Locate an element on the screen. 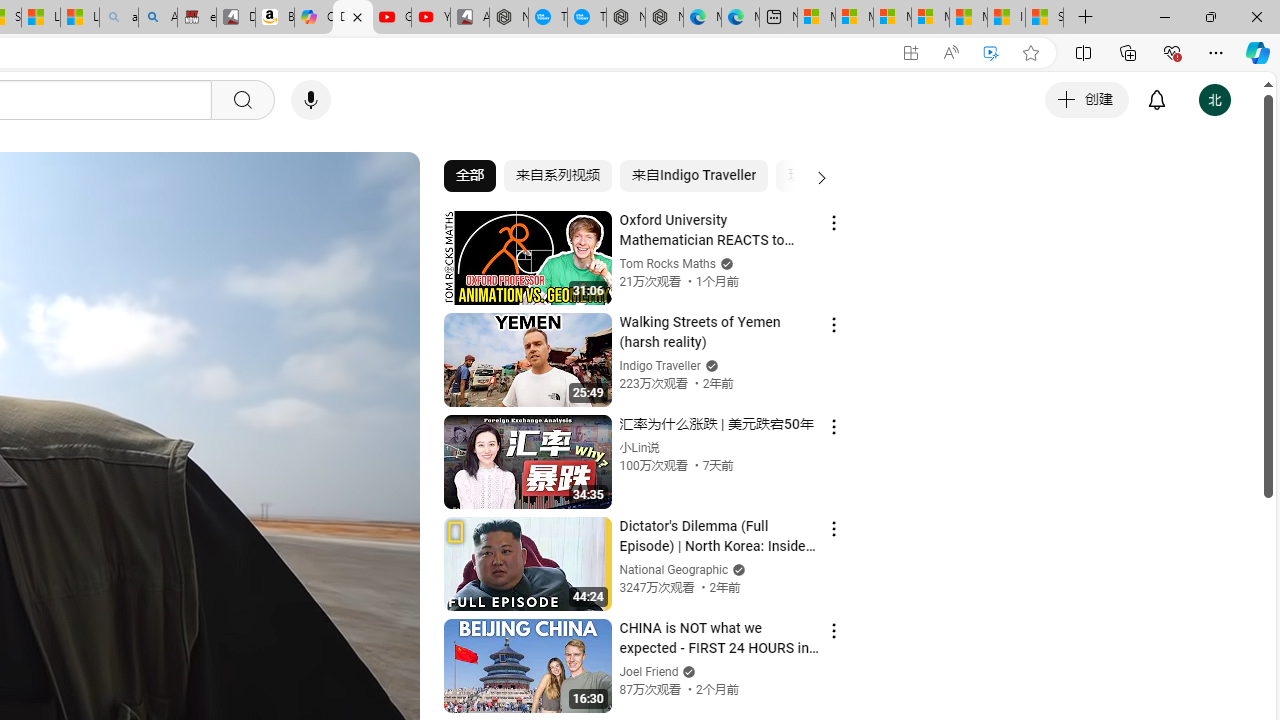  'Day 1: Arriving in Yemen (surreal to be here) - YouTube' is located at coordinates (353, 17).